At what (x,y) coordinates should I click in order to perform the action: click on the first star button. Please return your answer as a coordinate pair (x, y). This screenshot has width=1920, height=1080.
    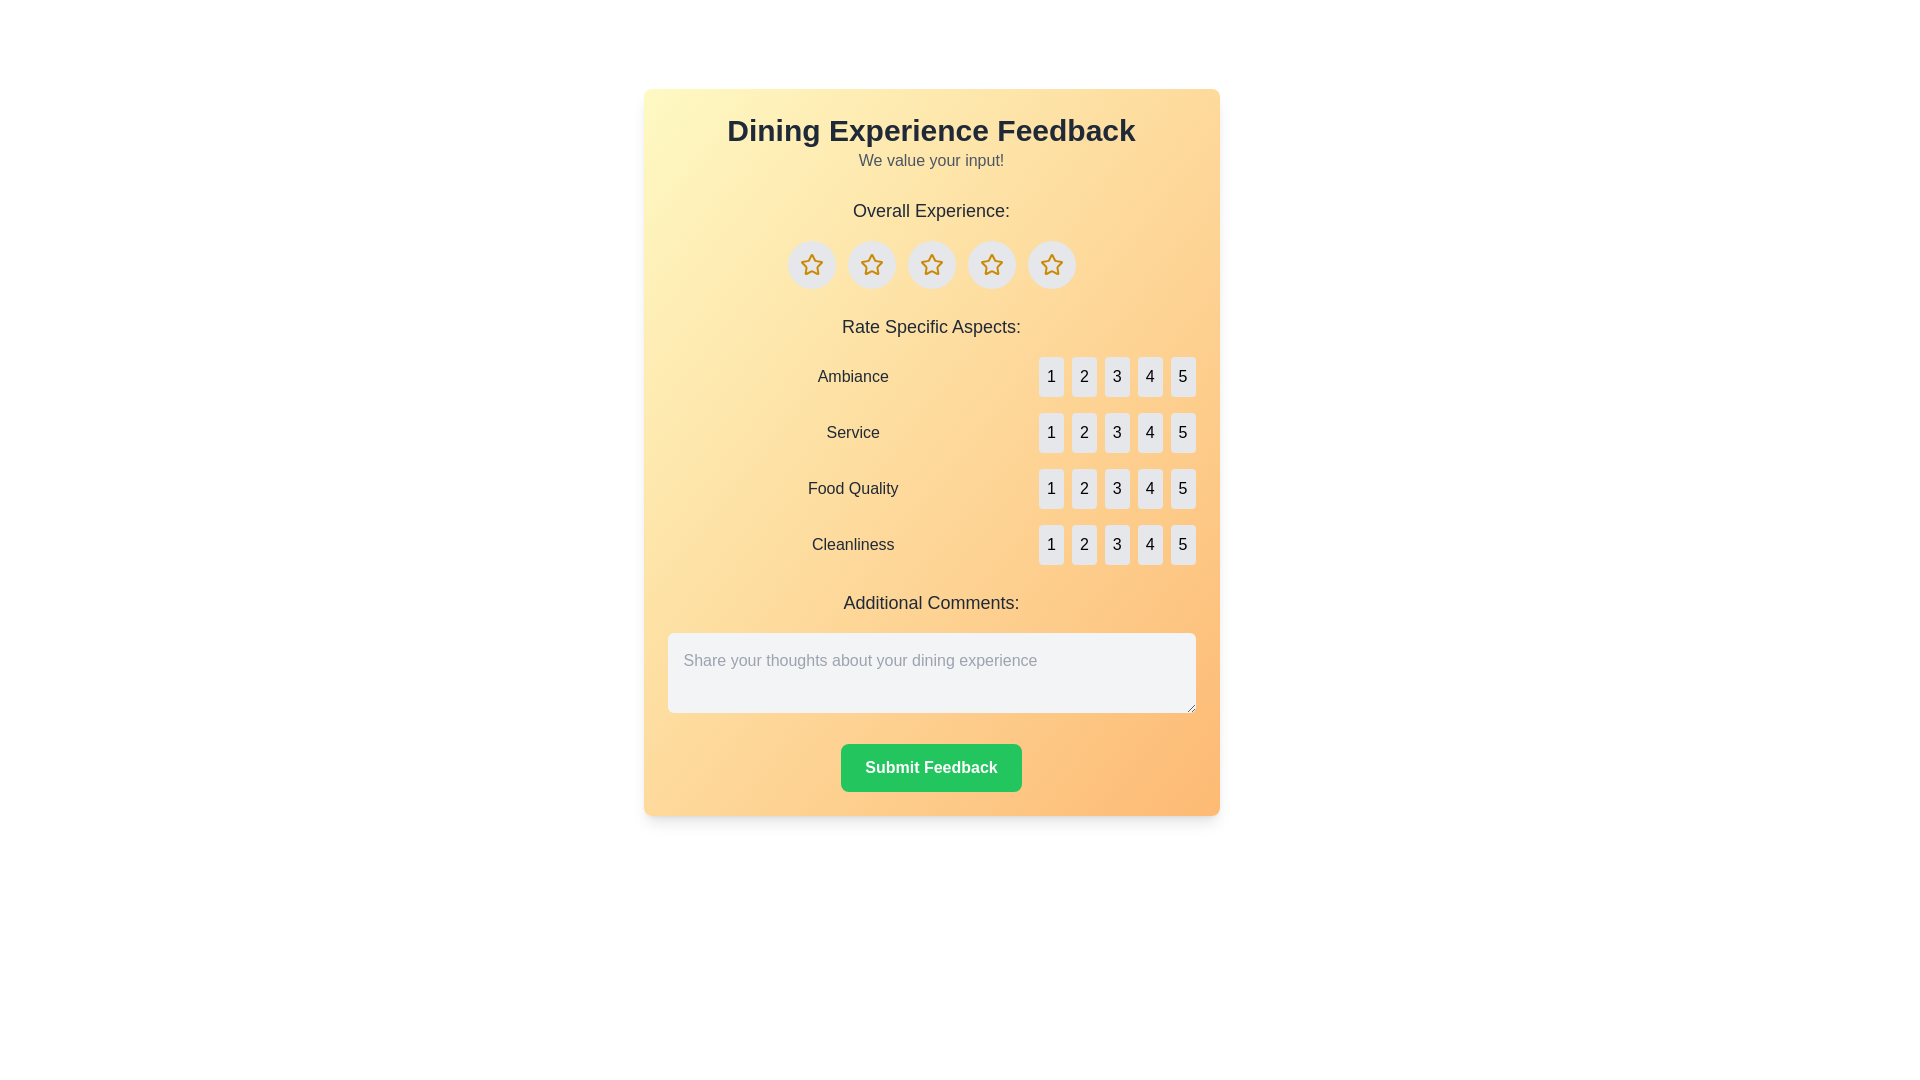
    Looking at the image, I should click on (811, 264).